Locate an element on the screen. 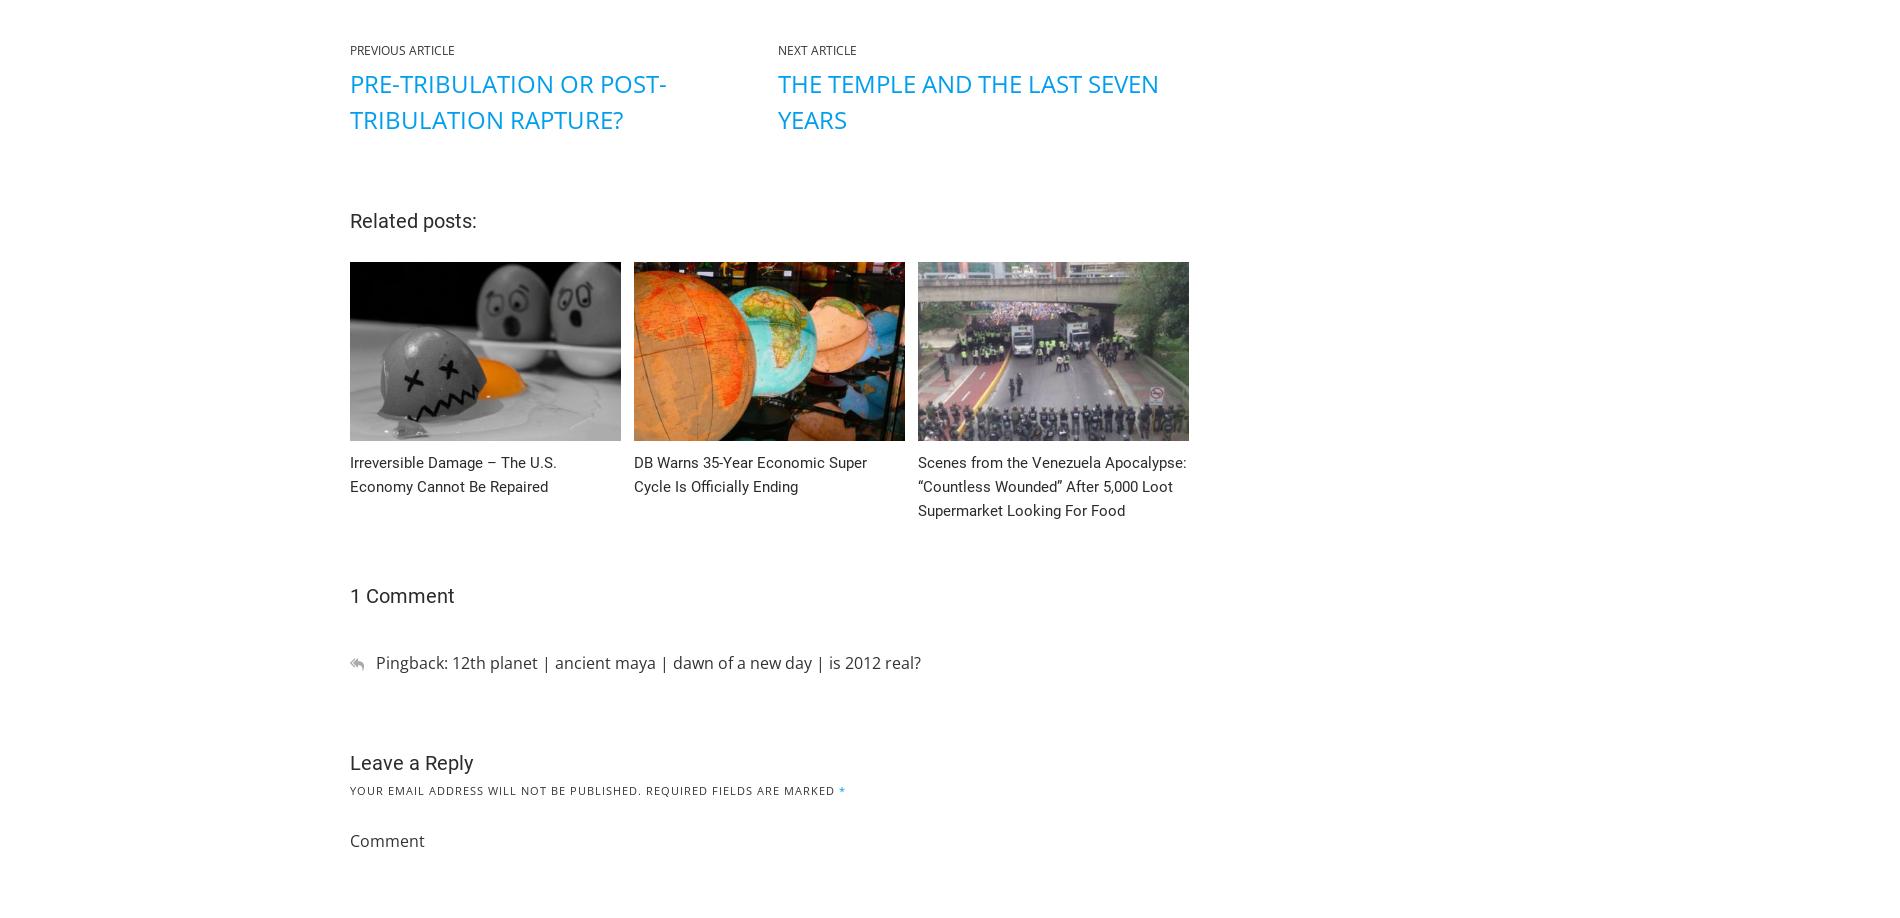 This screenshot has height=918, width=1900. 'Previous Article' is located at coordinates (401, 50).